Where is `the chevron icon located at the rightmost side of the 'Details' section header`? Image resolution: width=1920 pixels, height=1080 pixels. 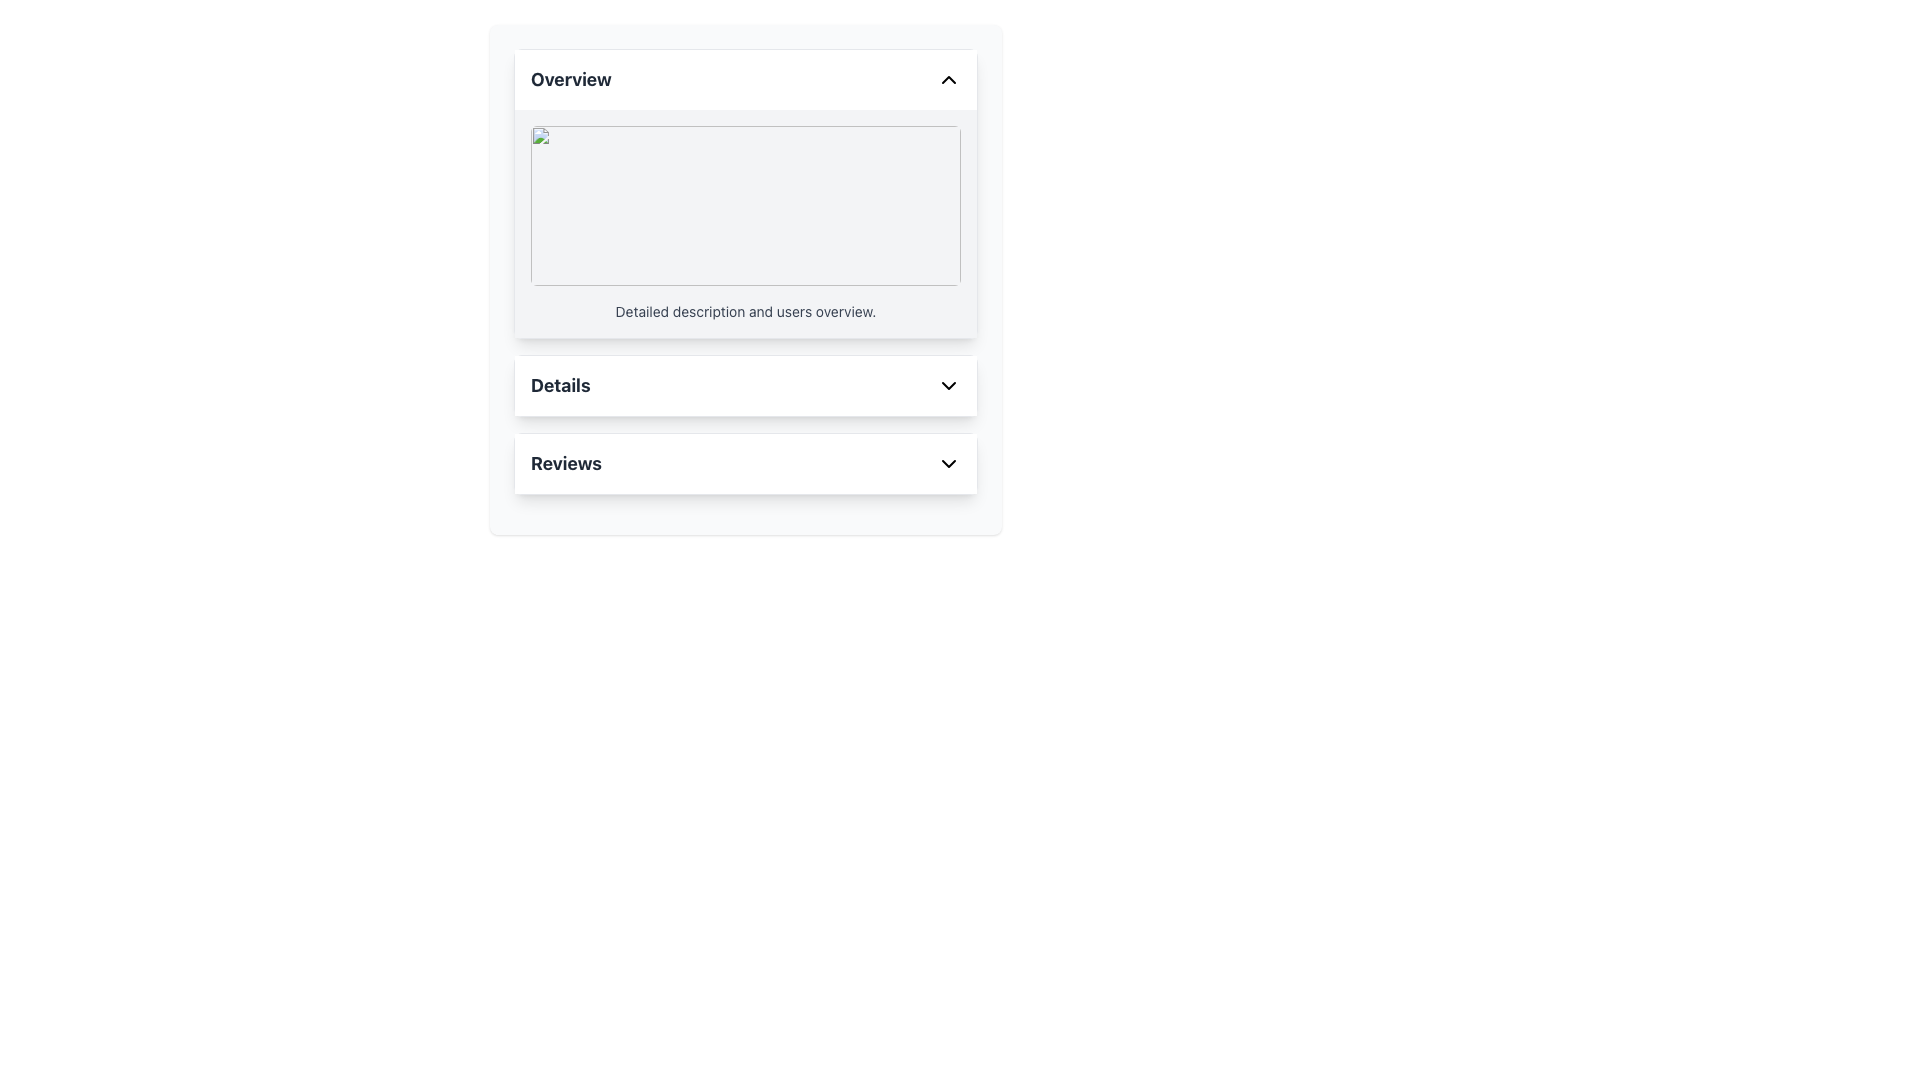
the chevron icon located at the rightmost side of the 'Details' section header is located at coordinates (948, 385).